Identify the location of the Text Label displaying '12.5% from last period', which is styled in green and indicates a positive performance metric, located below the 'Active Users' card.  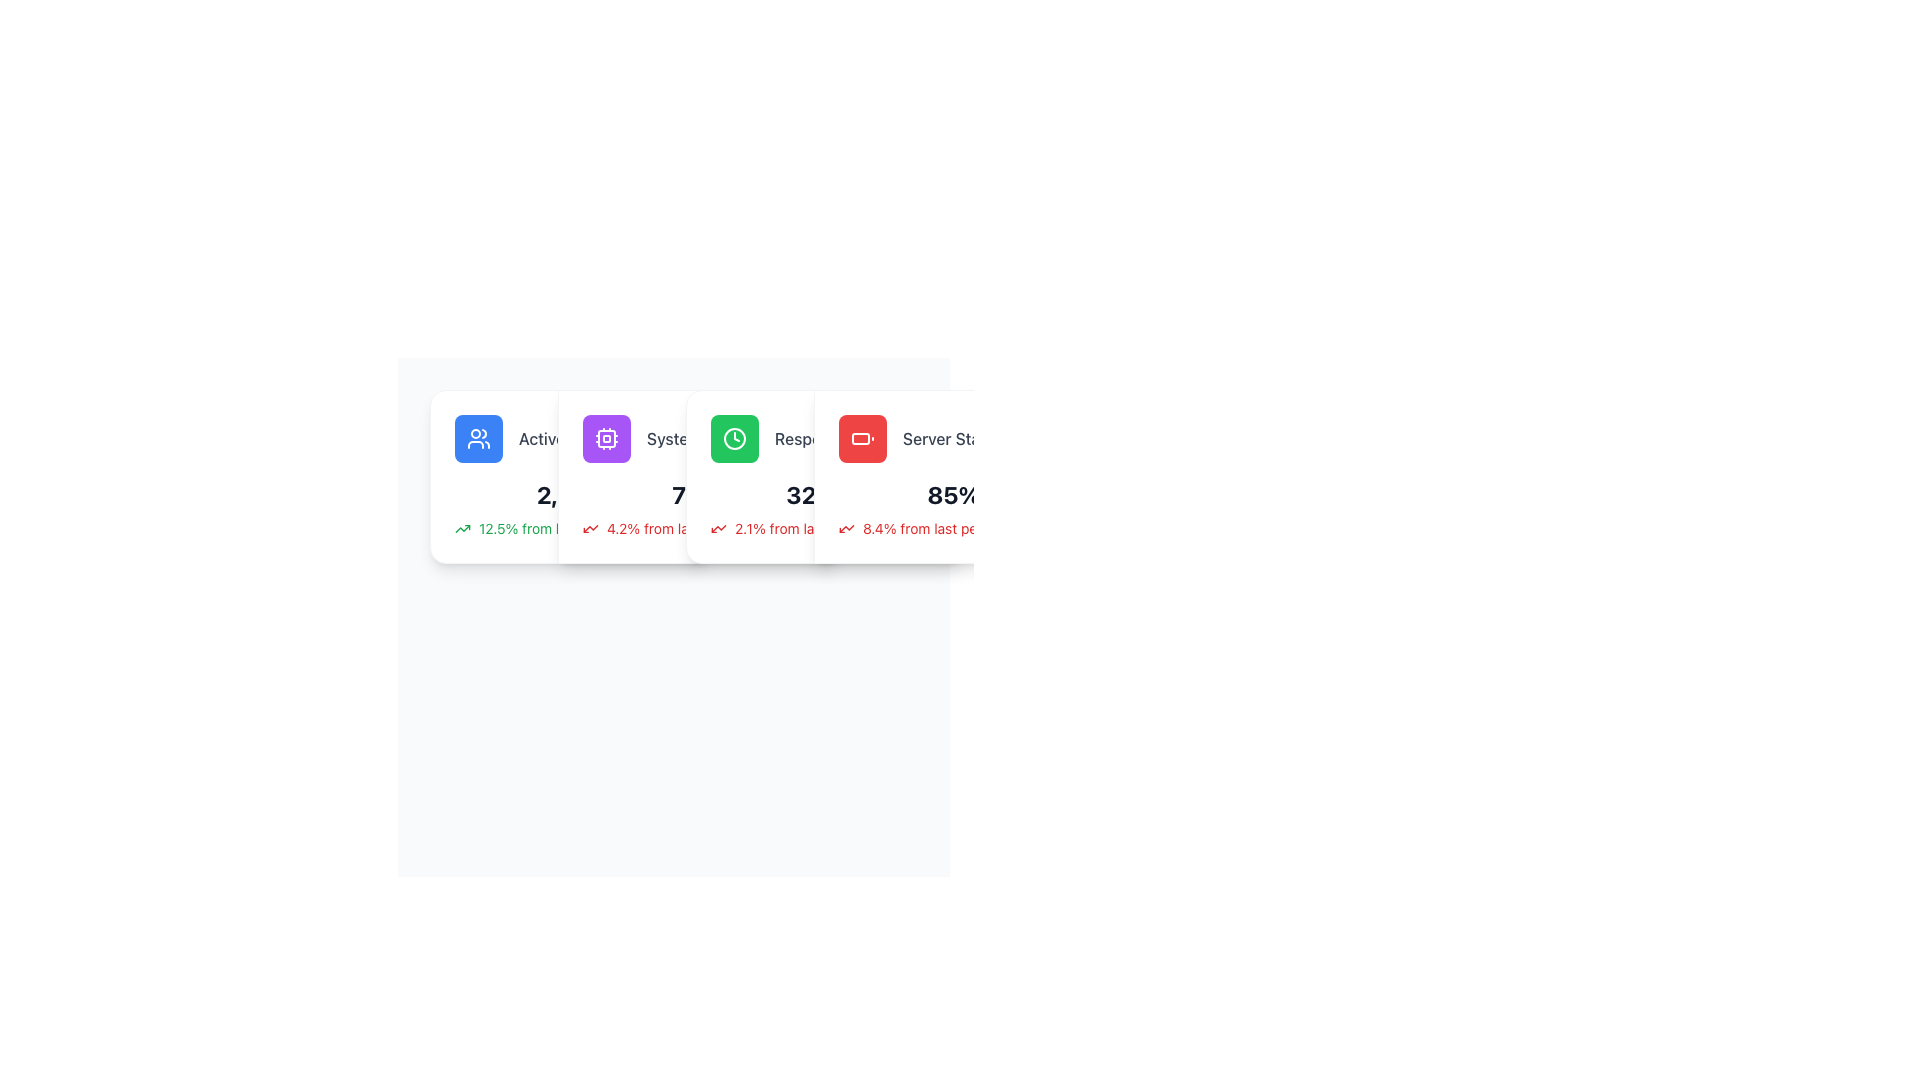
(551, 527).